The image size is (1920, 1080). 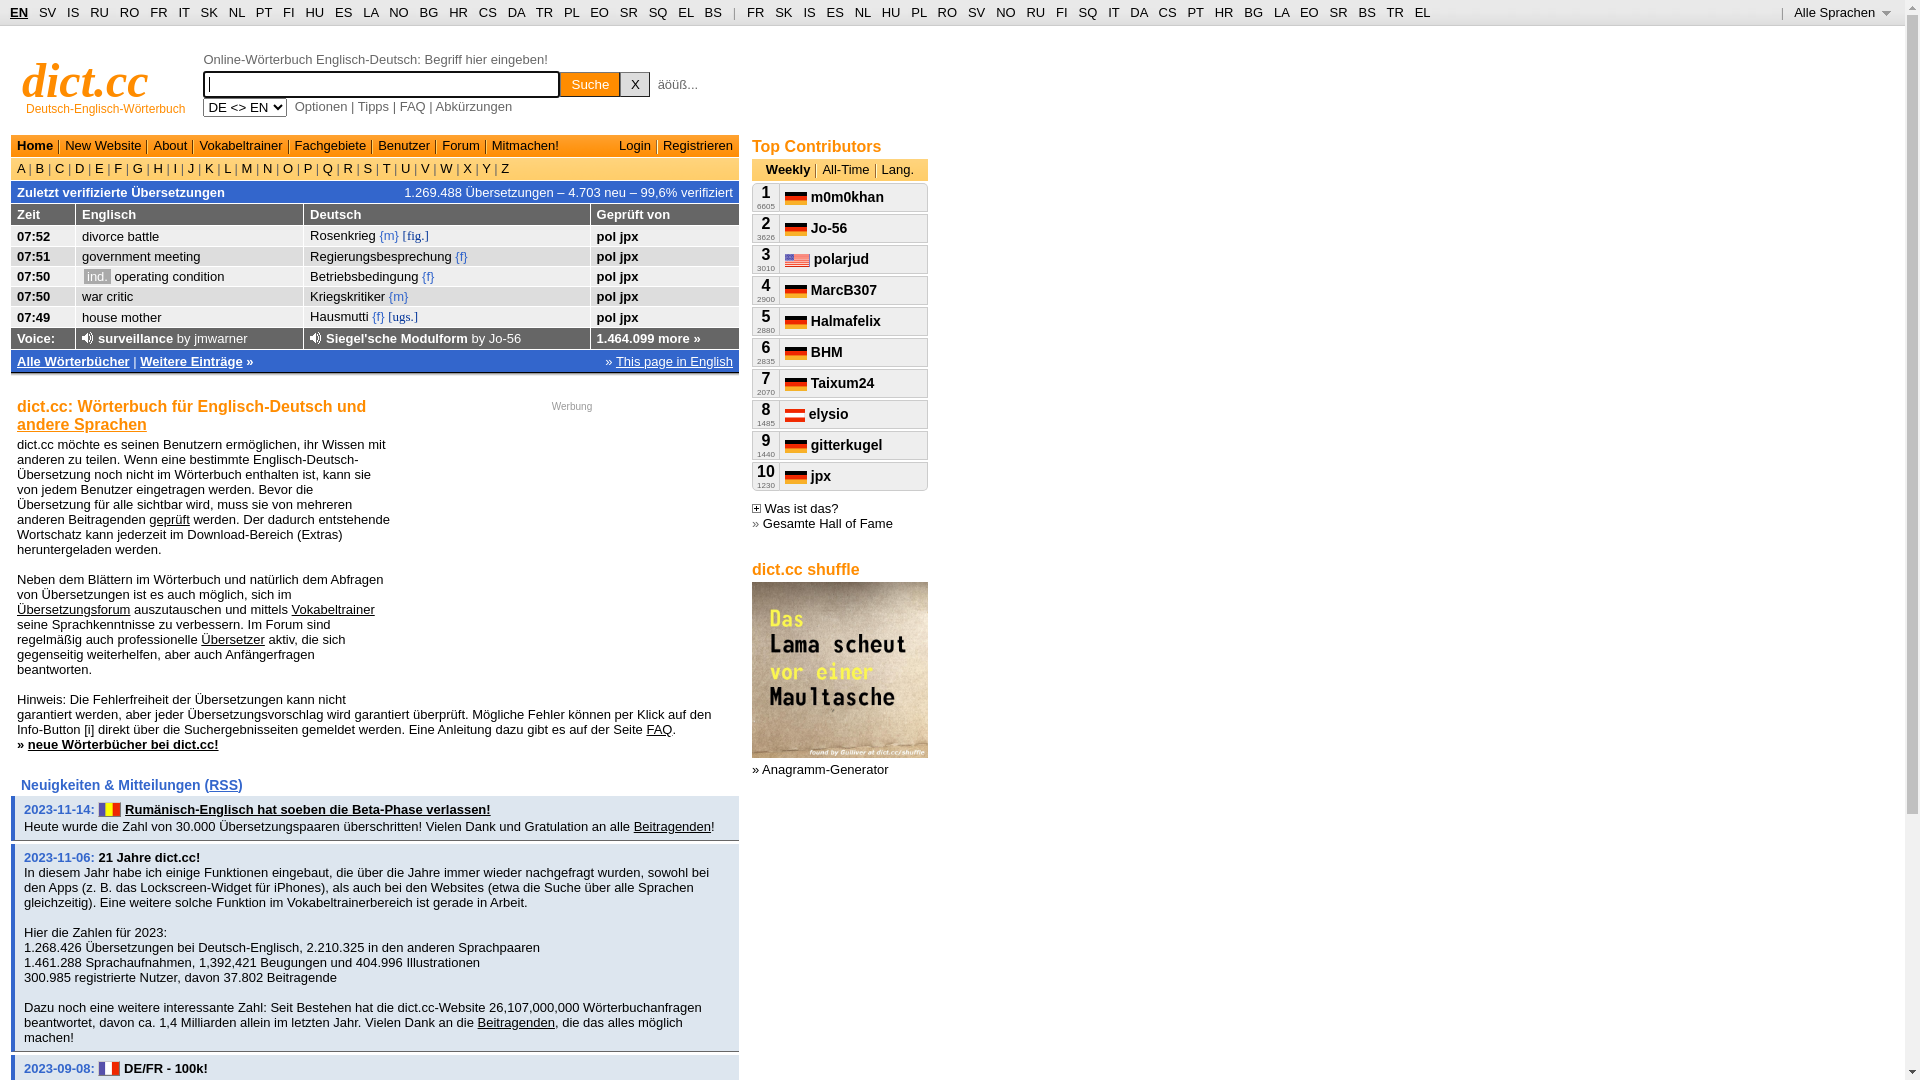 I want to click on 'elysio', so click(x=816, y=412).